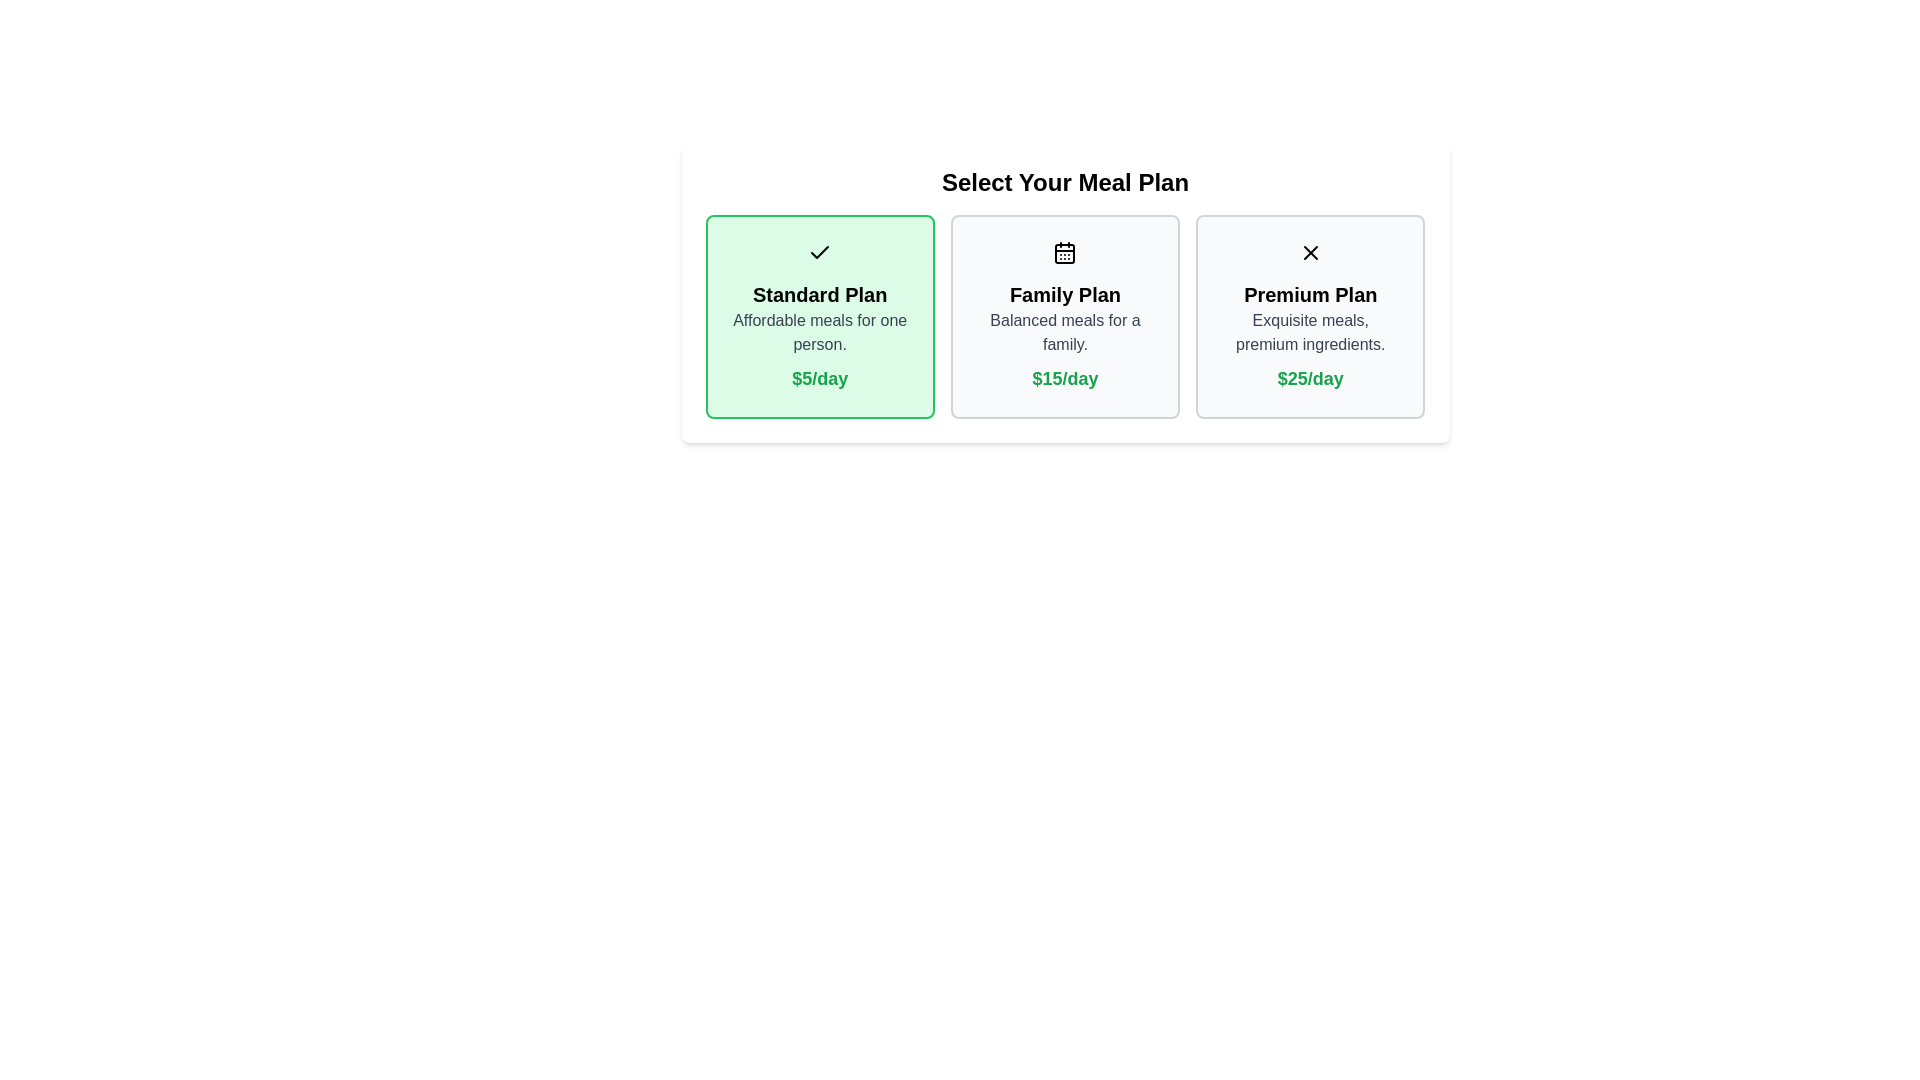 The height and width of the screenshot is (1080, 1920). Describe the element at coordinates (820, 252) in the screenshot. I see `the state of the check icon, which is a stylized checkmark in solid black, located within the 'Standard Plan' card selection indicator` at that location.